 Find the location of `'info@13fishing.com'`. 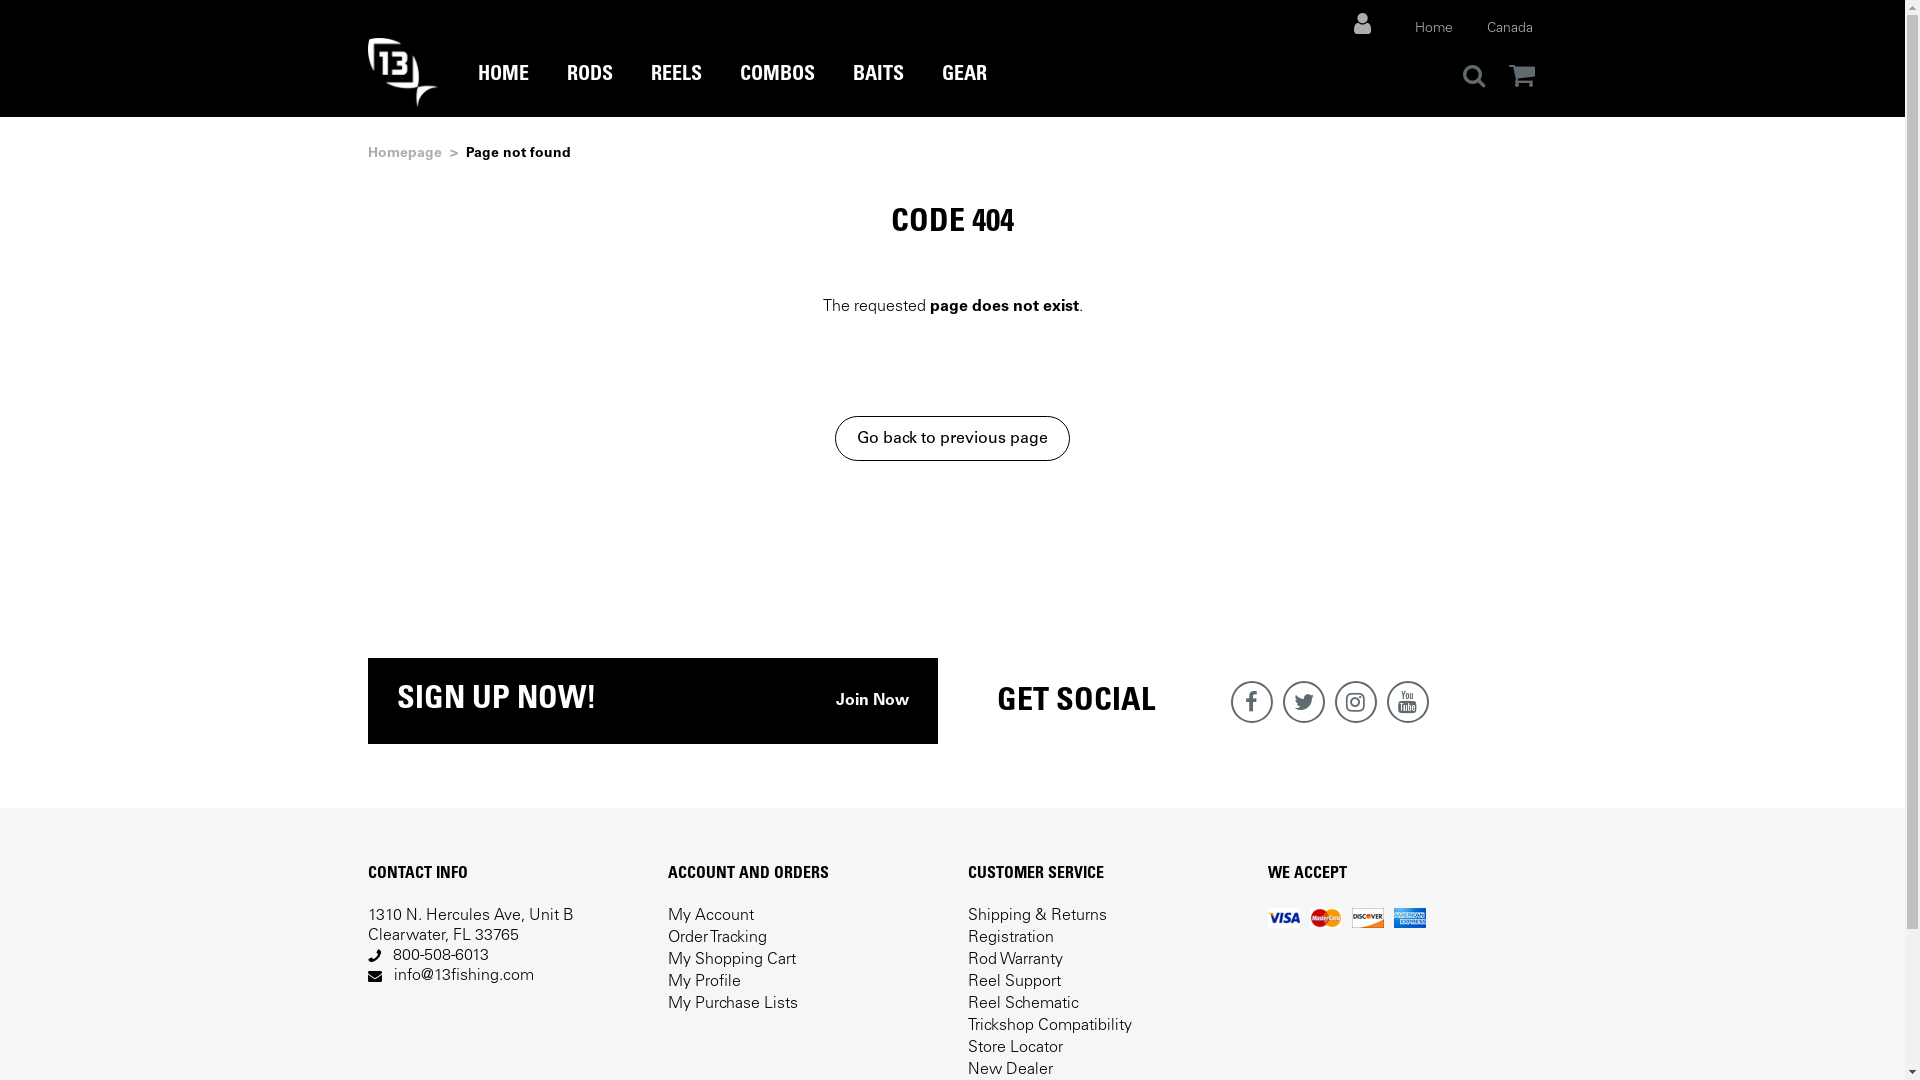

'info@13fishing.com' is located at coordinates (463, 974).